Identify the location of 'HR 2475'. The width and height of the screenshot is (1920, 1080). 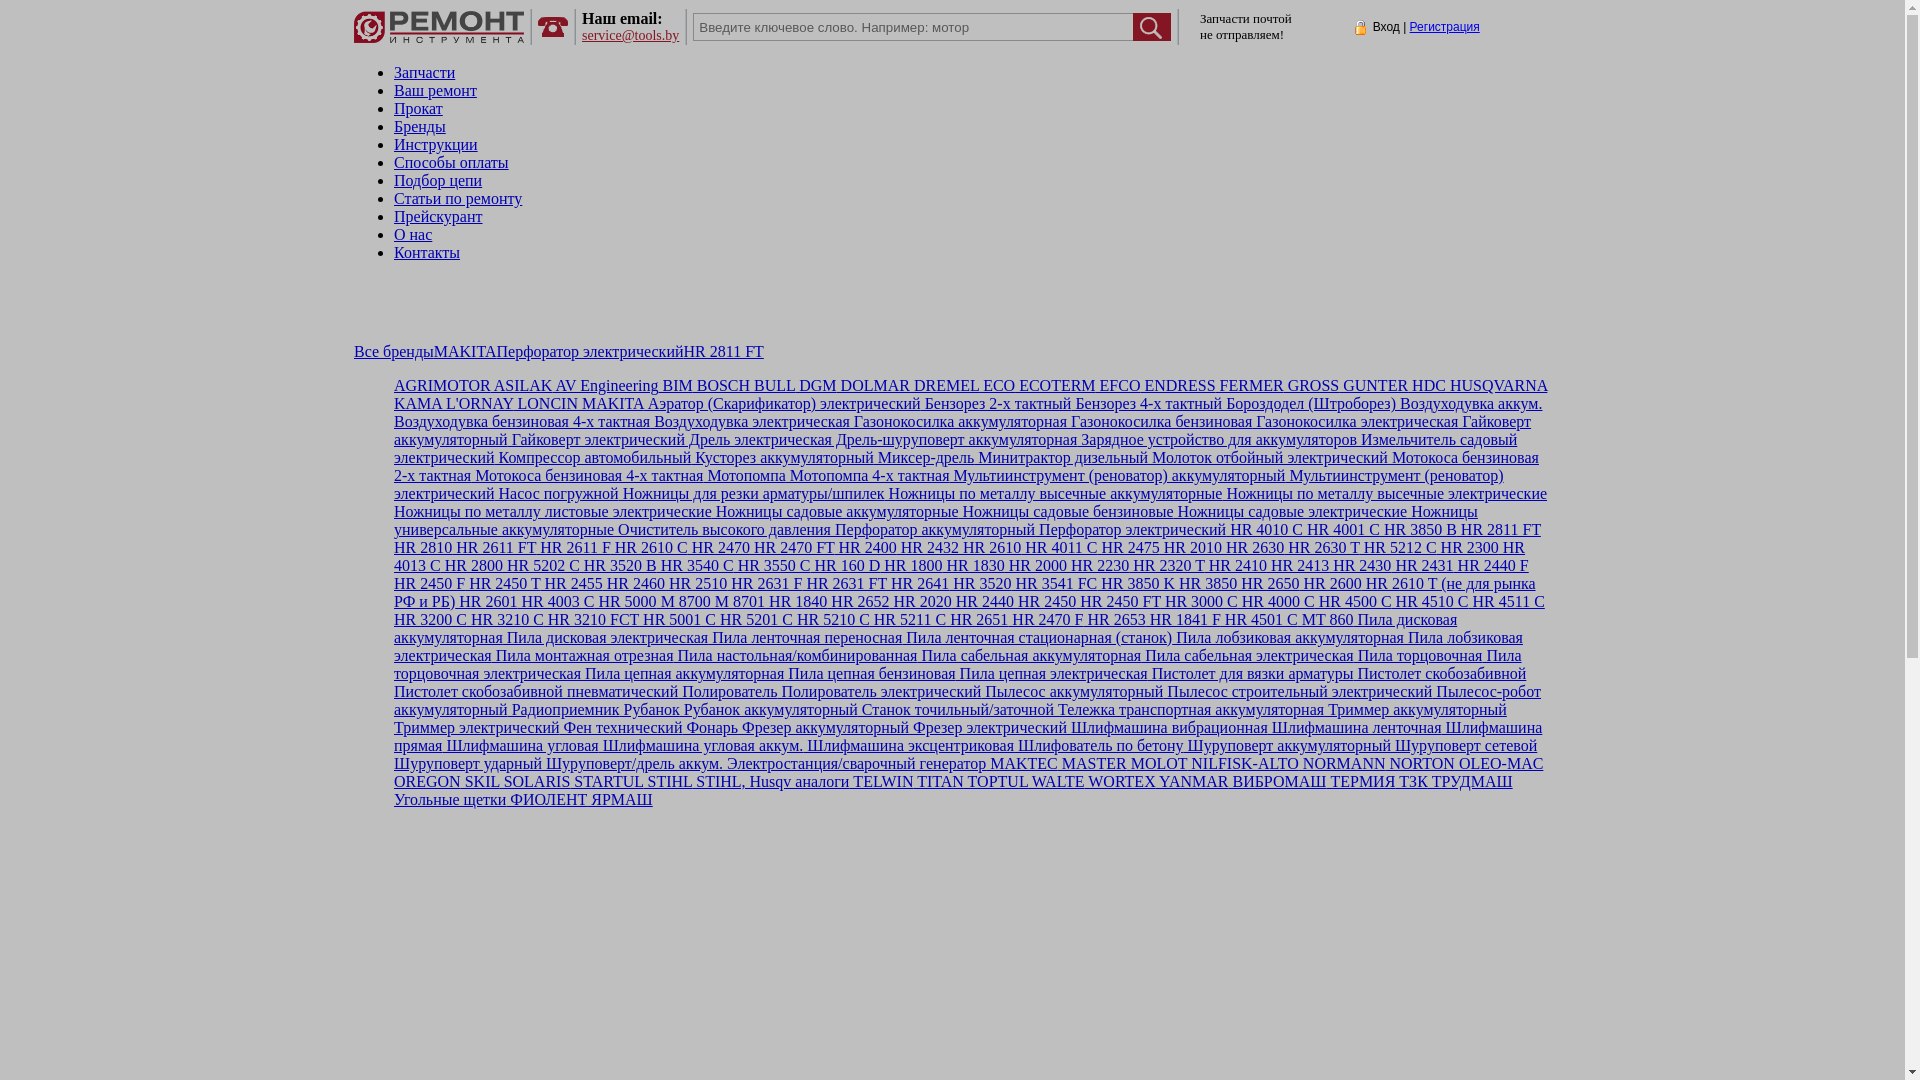
(1128, 547).